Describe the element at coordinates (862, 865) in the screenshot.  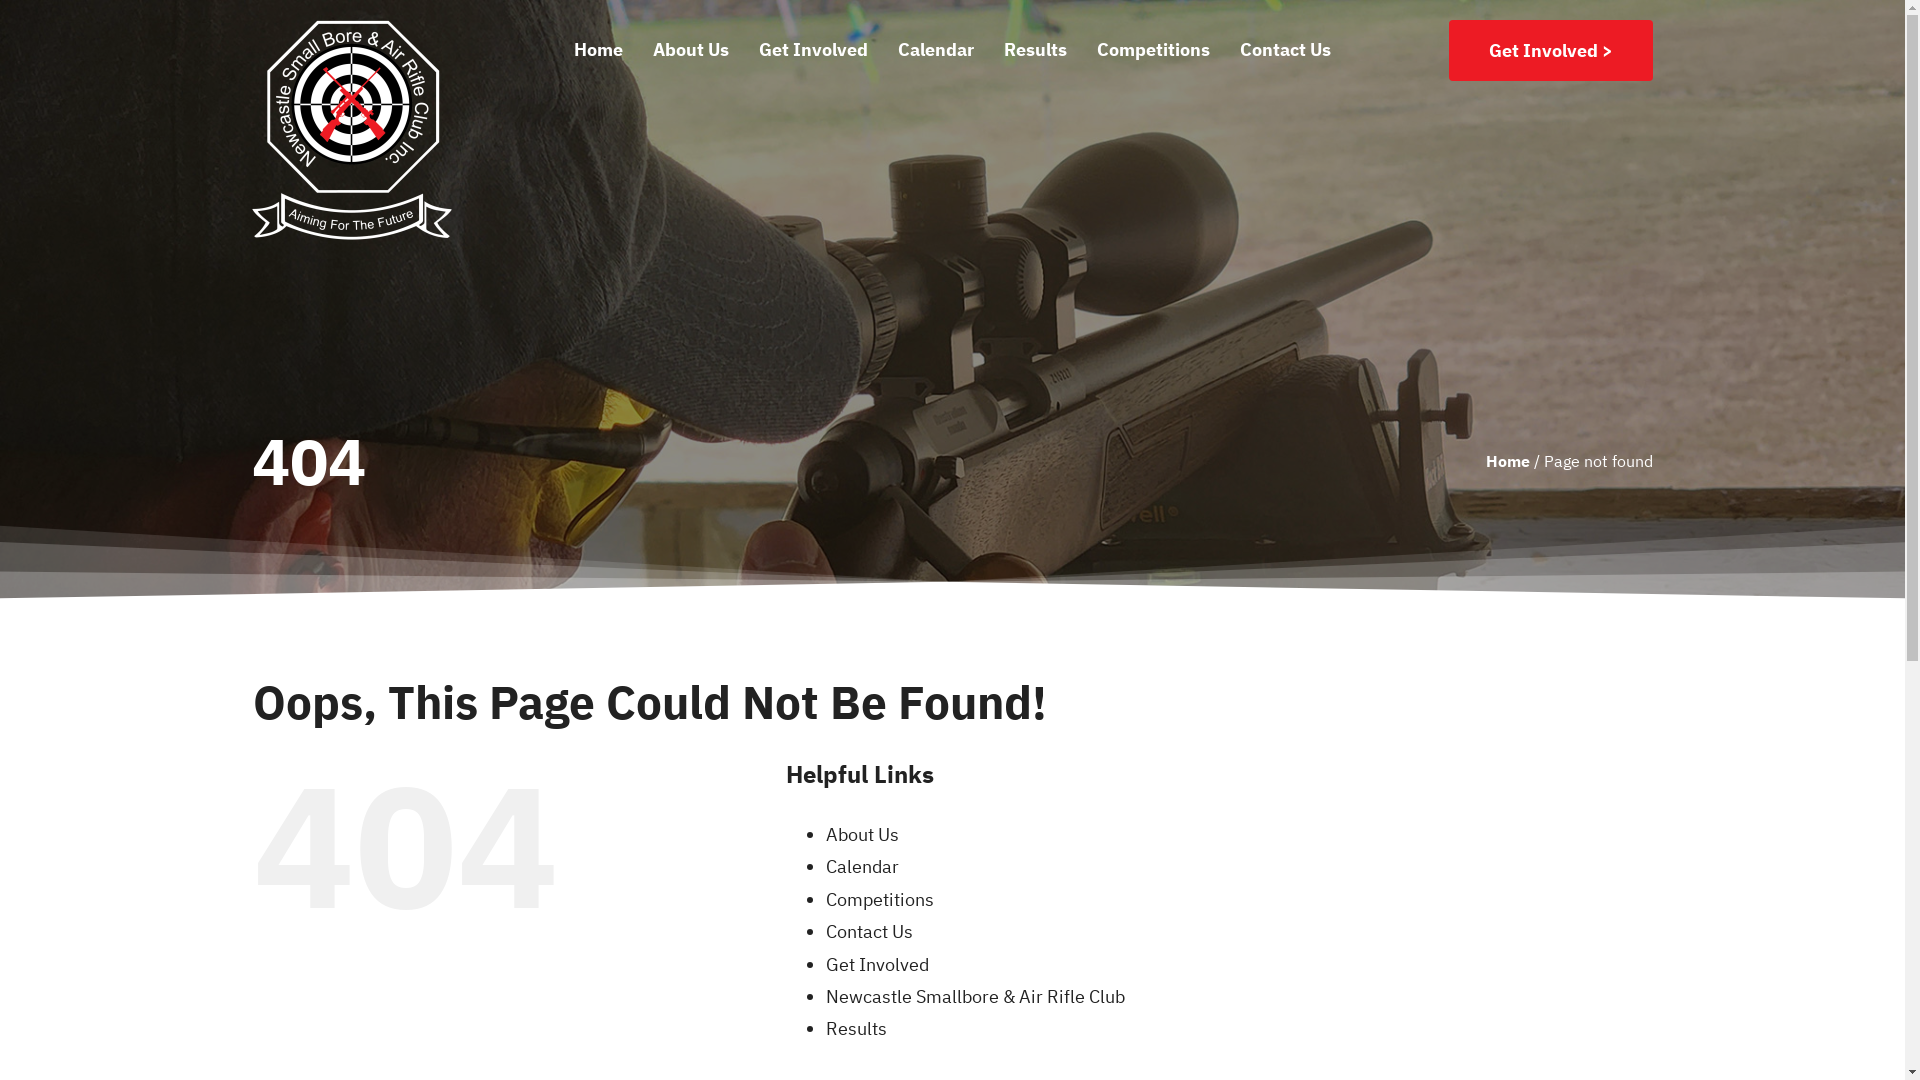
I see `'Calendar'` at that location.